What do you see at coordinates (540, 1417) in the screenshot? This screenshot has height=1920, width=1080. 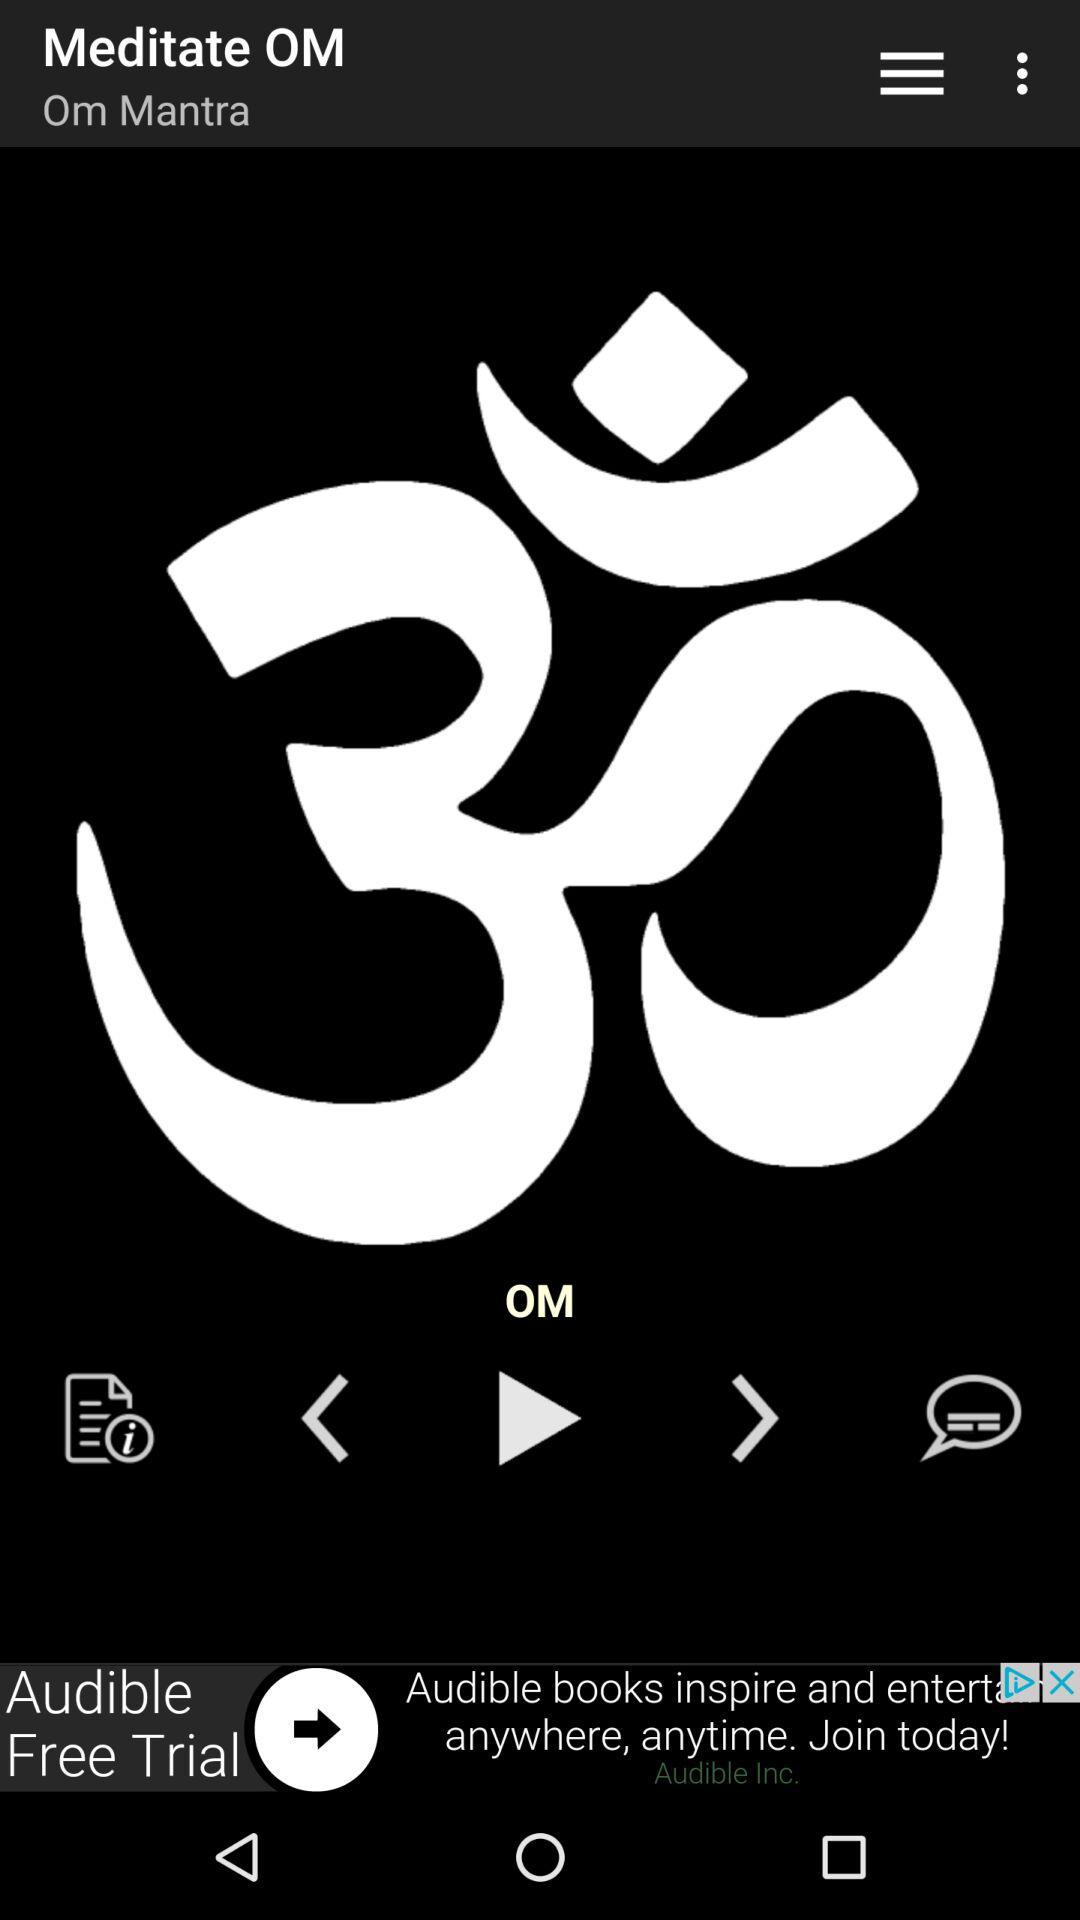 I see `sound pega` at bounding box center [540, 1417].